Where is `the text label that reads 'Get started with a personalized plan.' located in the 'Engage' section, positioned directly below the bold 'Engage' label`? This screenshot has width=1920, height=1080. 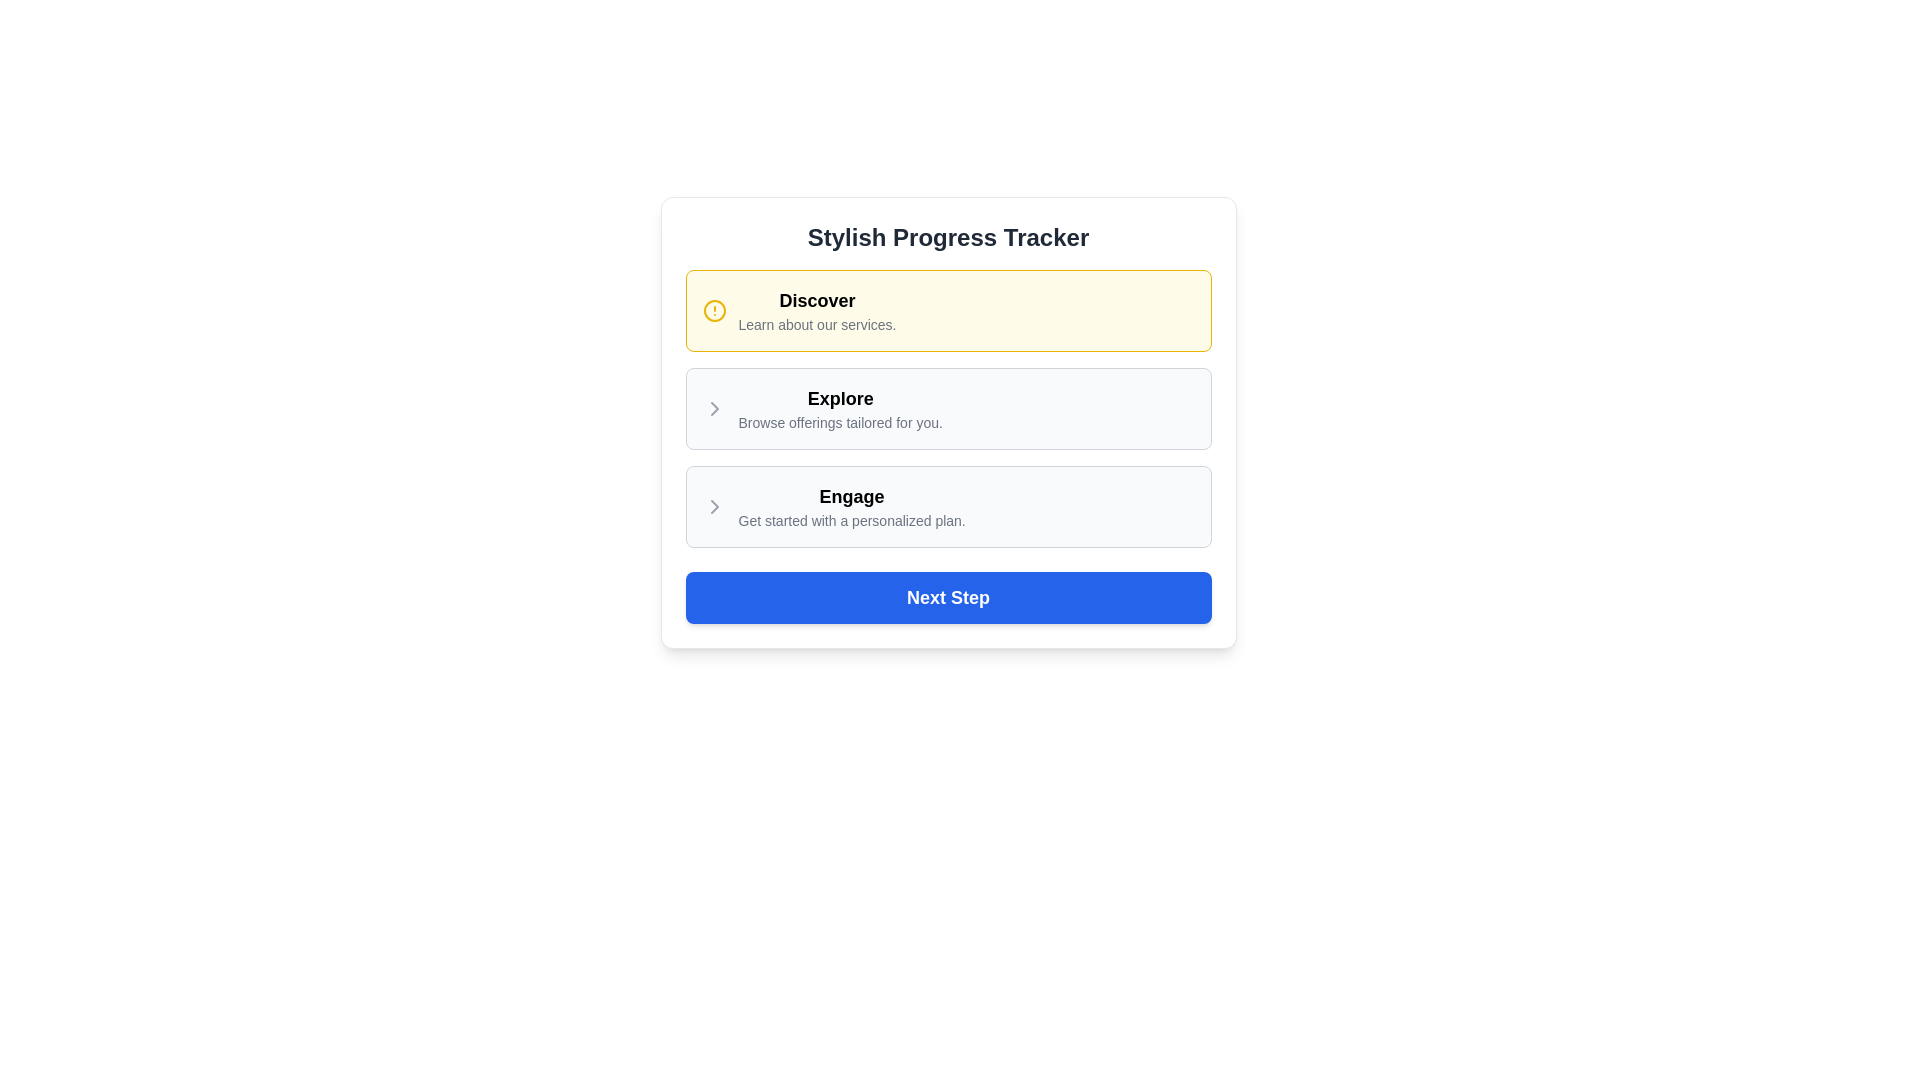 the text label that reads 'Get started with a personalized plan.' located in the 'Engage' section, positioned directly below the bold 'Engage' label is located at coordinates (852, 519).